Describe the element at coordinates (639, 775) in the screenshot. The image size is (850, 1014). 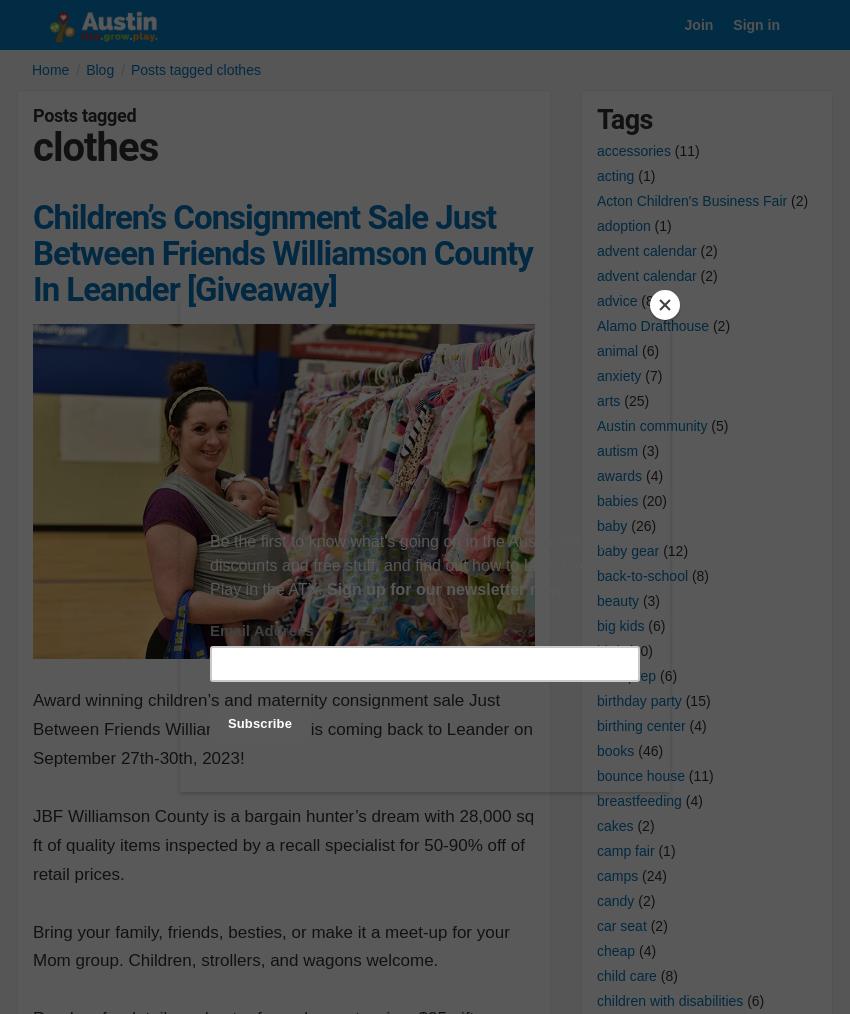
I see `'bounce house'` at that location.